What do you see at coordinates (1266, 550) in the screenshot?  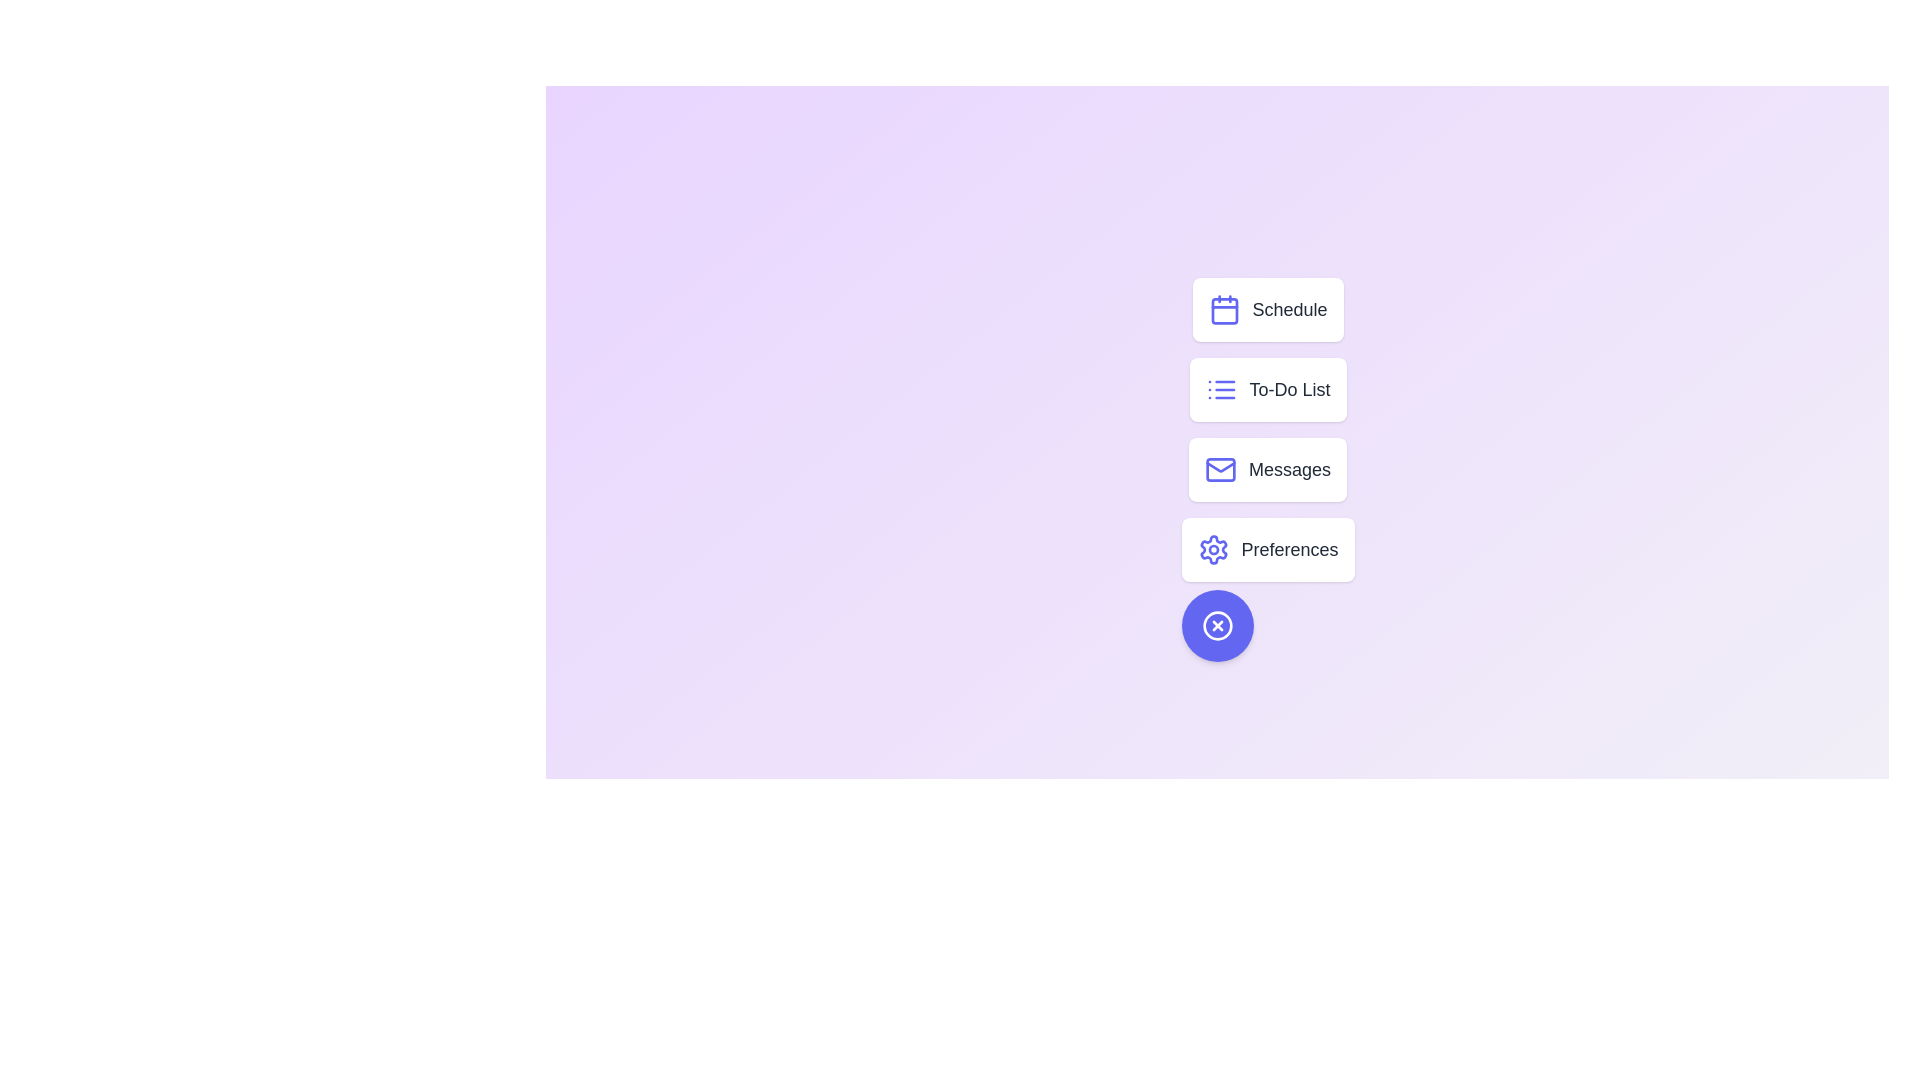 I see `the menu option Preferences from the speed dial menu` at bounding box center [1266, 550].